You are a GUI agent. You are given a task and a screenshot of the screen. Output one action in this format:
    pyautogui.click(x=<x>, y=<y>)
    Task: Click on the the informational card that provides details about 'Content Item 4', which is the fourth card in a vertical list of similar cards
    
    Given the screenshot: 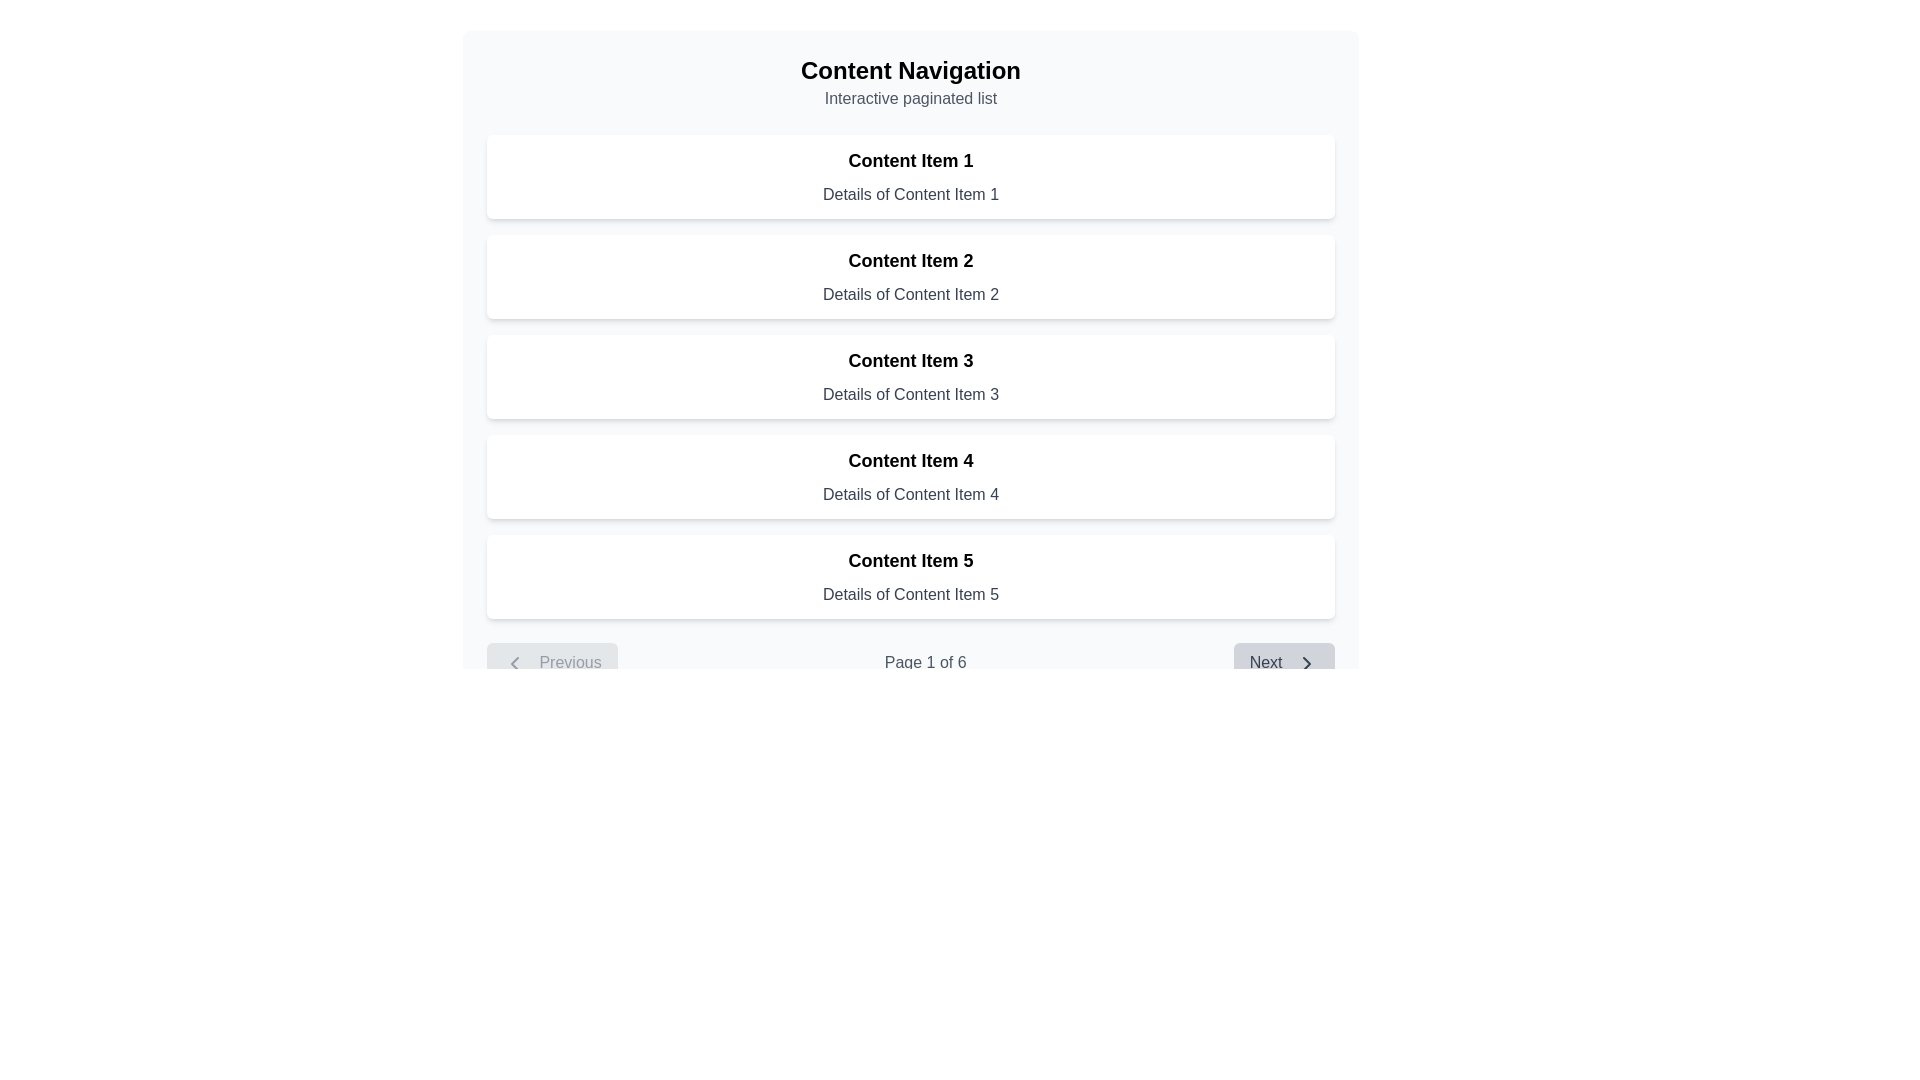 What is the action you would take?
    pyautogui.click(x=910, y=477)
    